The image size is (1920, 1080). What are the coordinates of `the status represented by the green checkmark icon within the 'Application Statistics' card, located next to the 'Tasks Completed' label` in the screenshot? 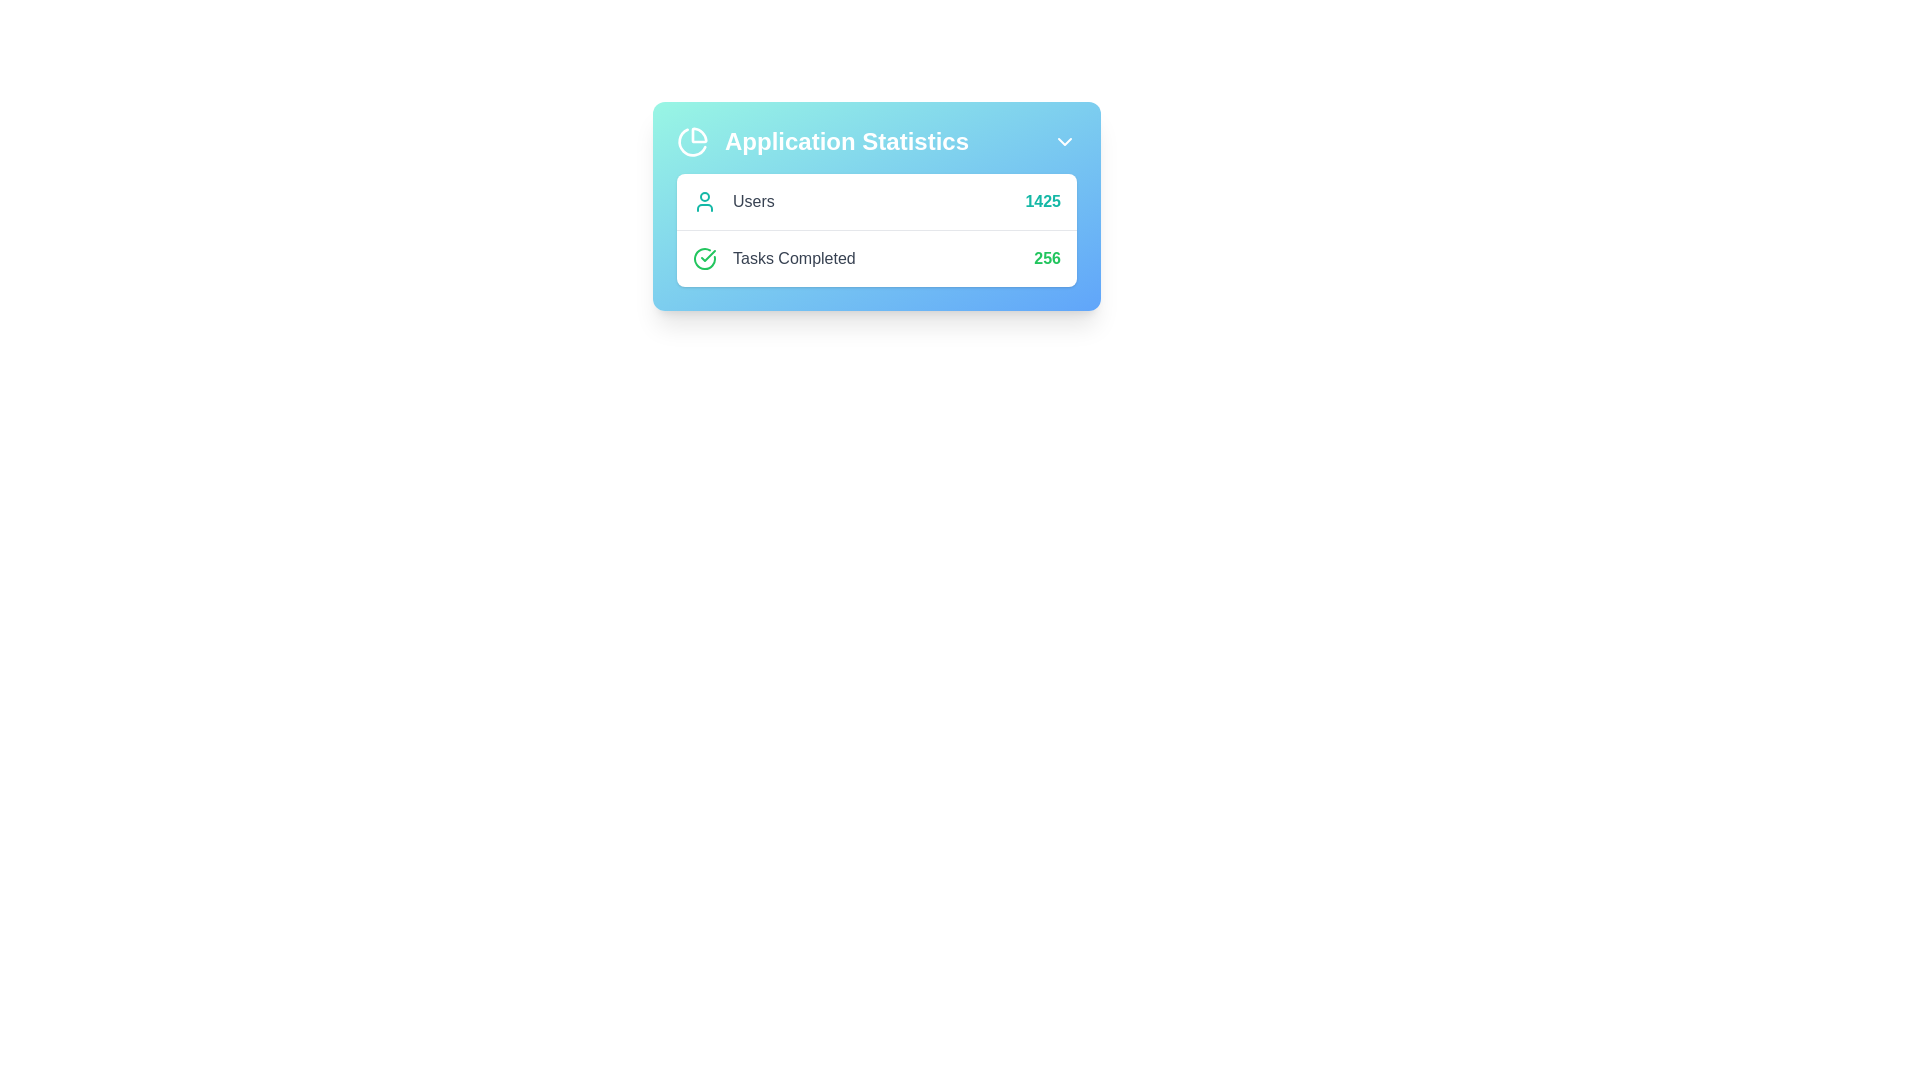 It's located at (708, 254).